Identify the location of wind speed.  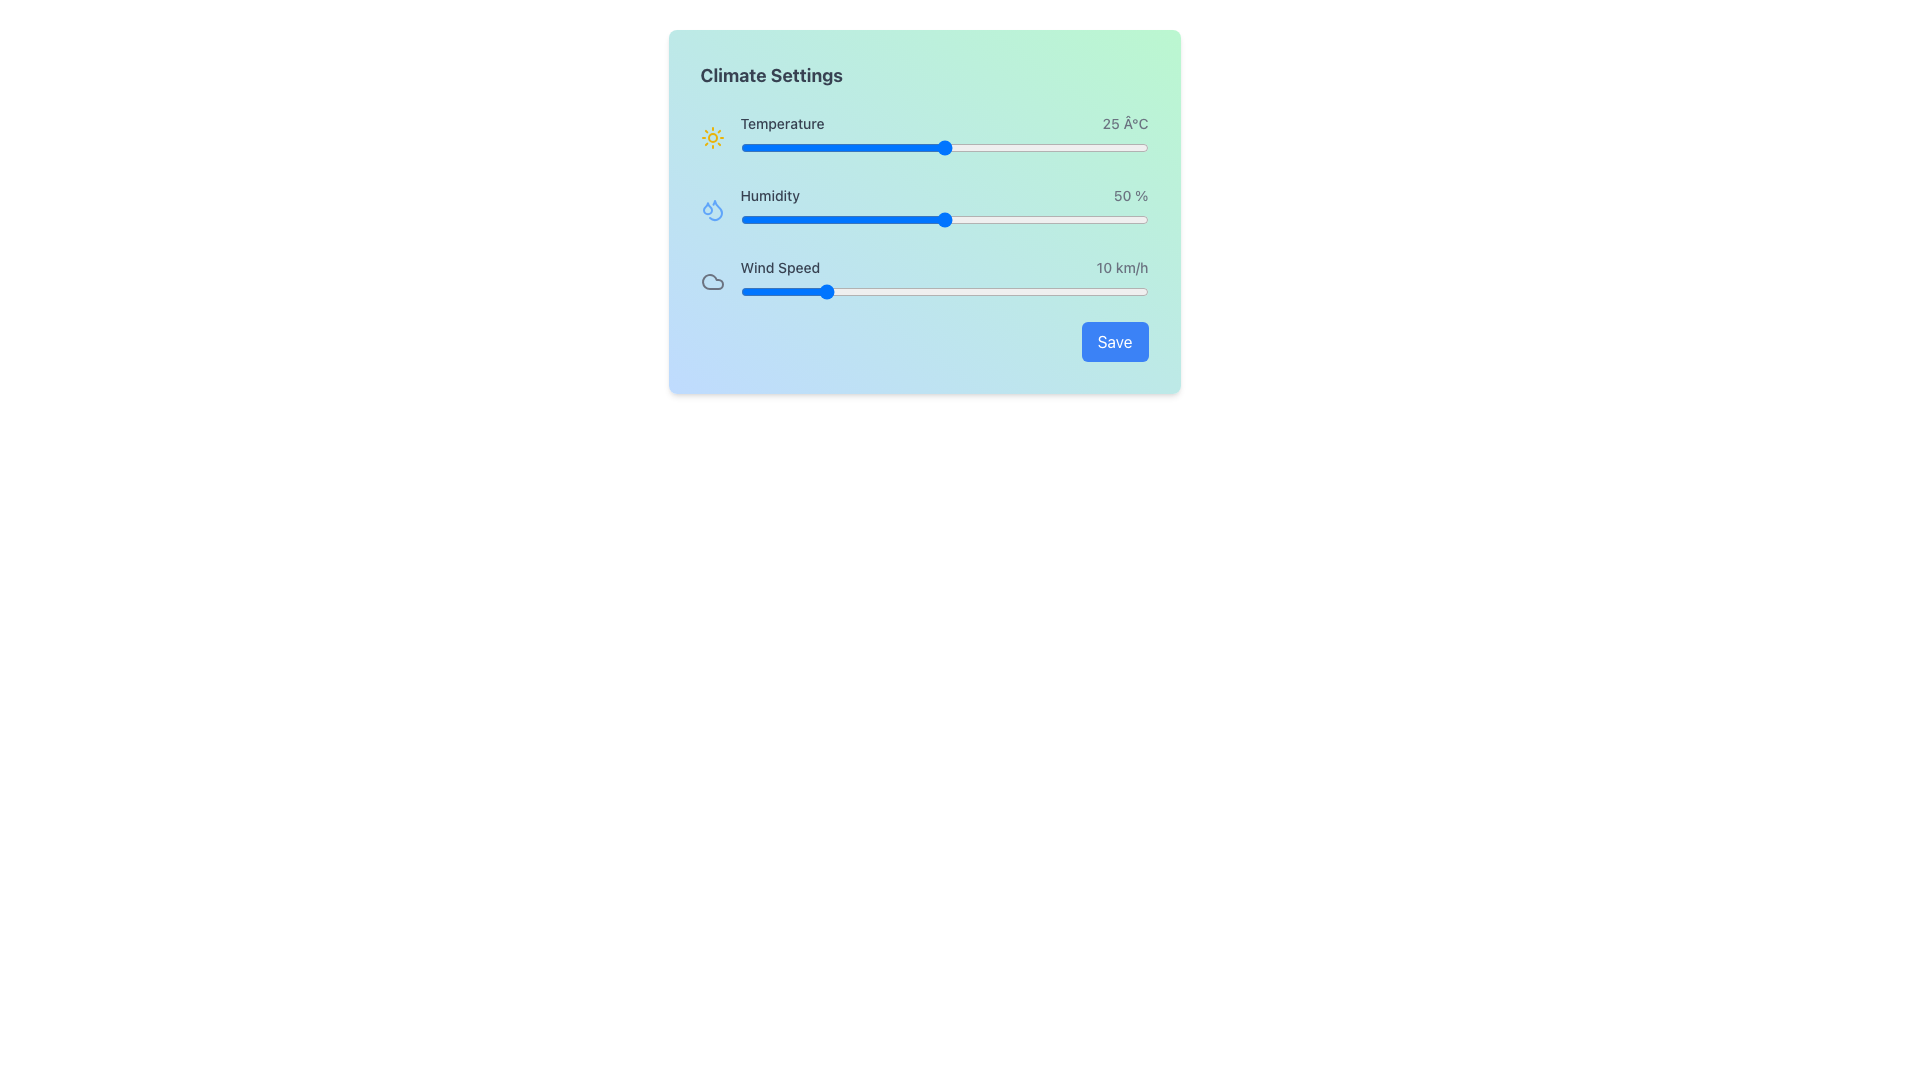
(943, 292).